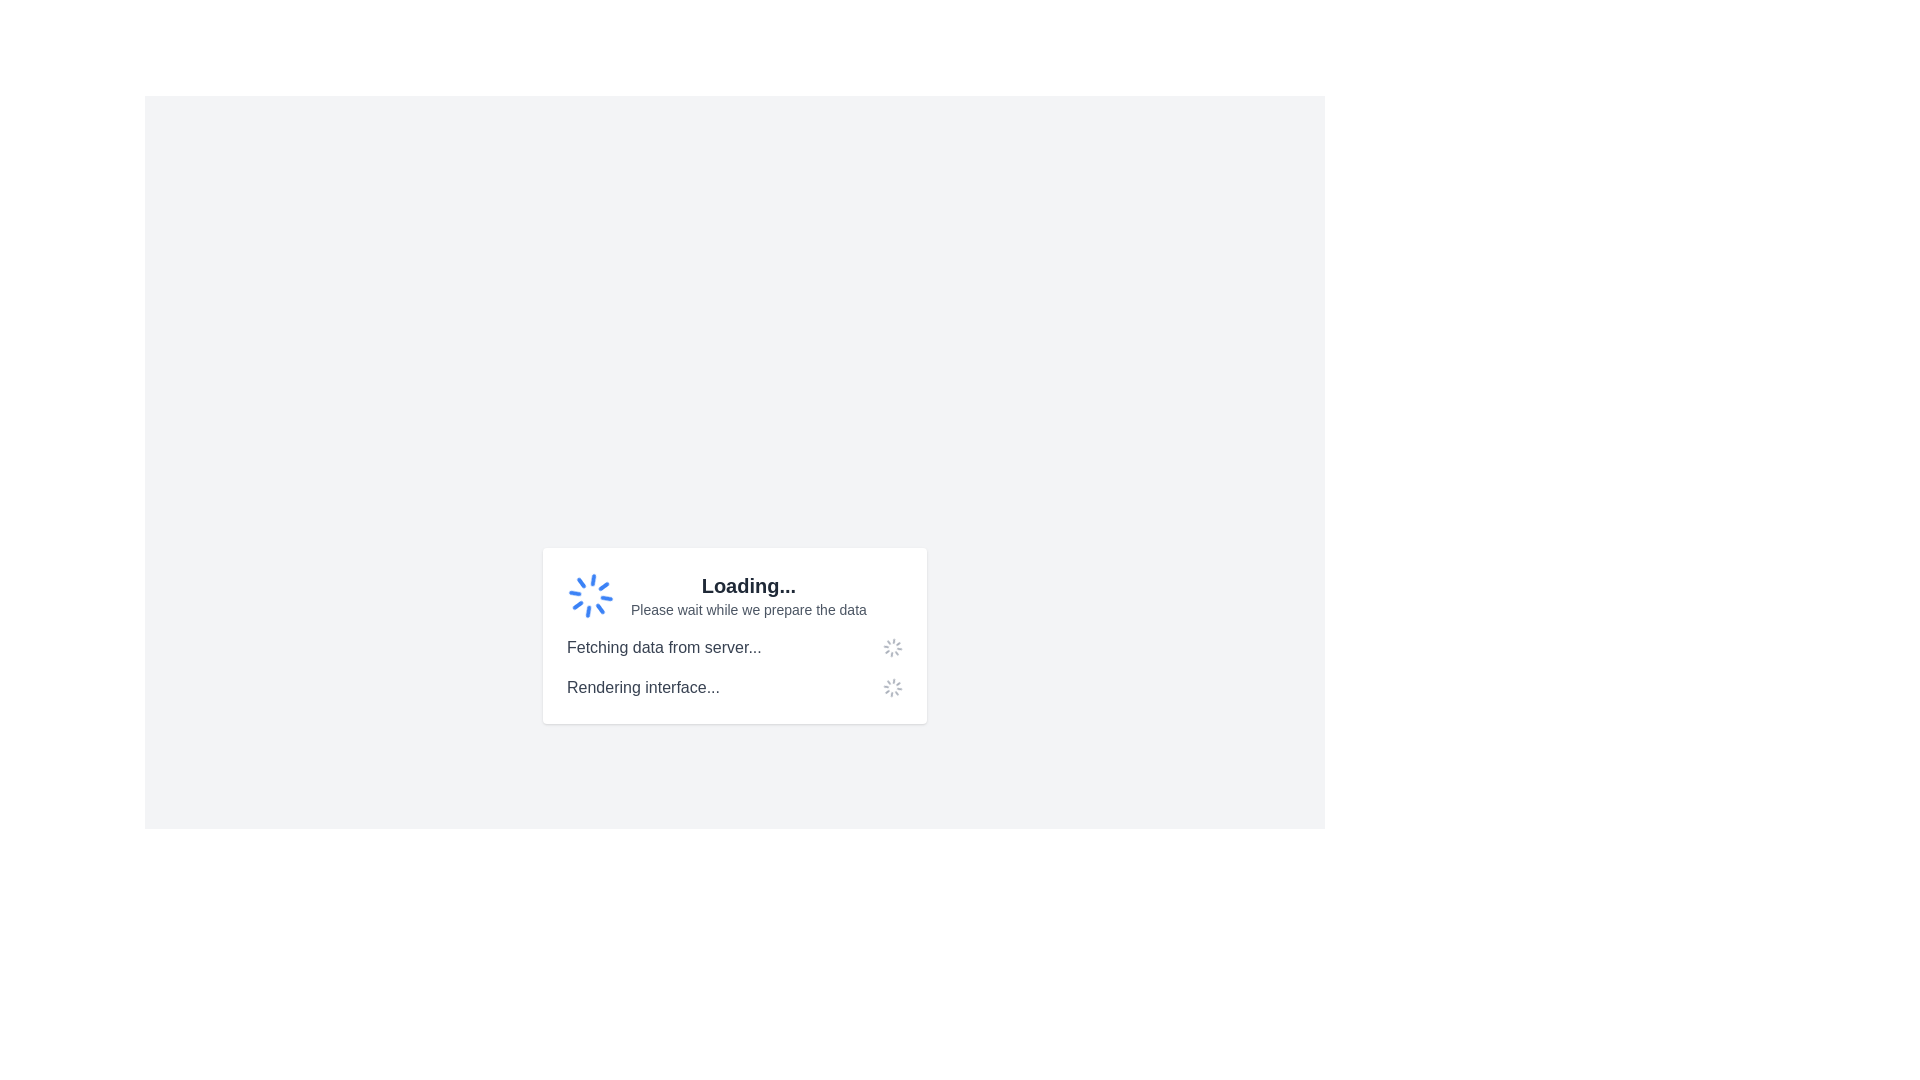 The width and height of the screenshot is (1920, 1080). I want to click on the status indicator text label located at the bottom of the loading modal, positioned to the left of the spinner icon, so click(643, 686).